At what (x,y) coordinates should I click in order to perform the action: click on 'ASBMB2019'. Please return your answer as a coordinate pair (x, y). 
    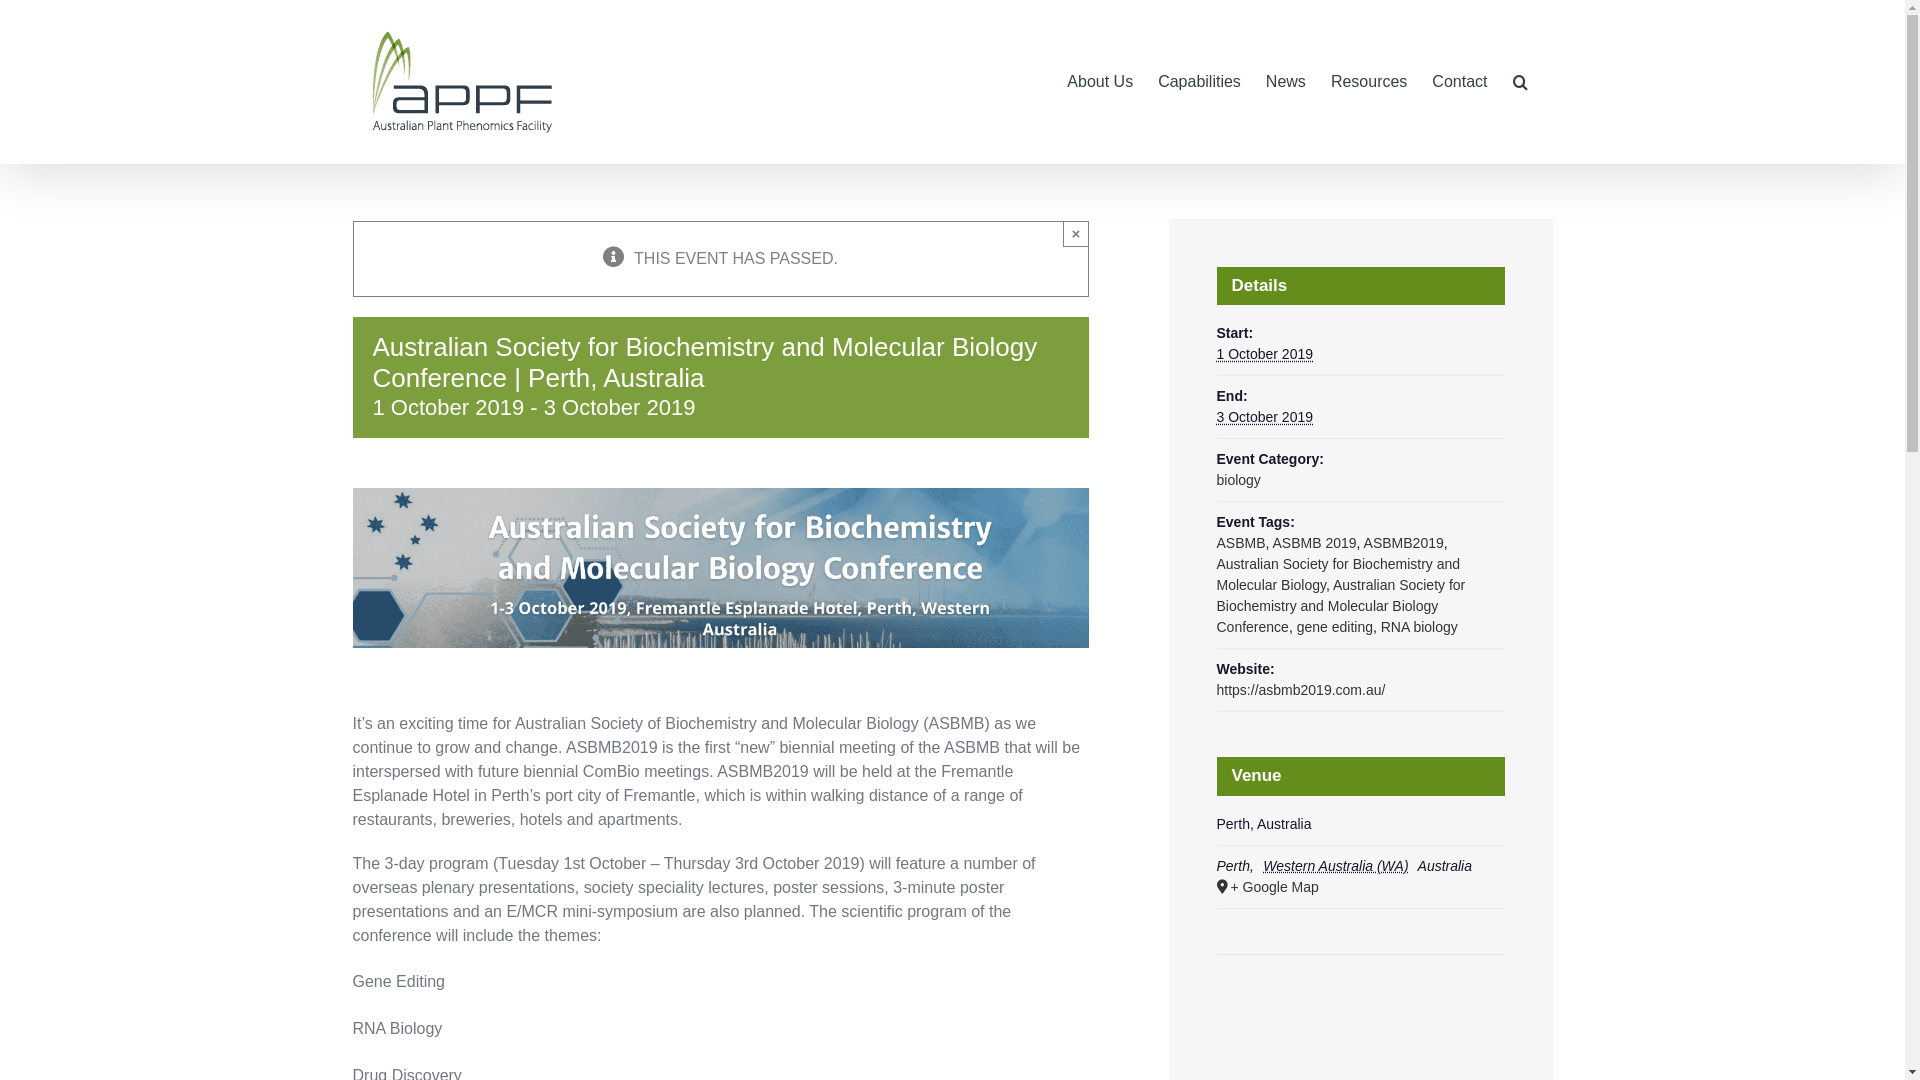
    Looking at the image, I should click on (1362, 543).